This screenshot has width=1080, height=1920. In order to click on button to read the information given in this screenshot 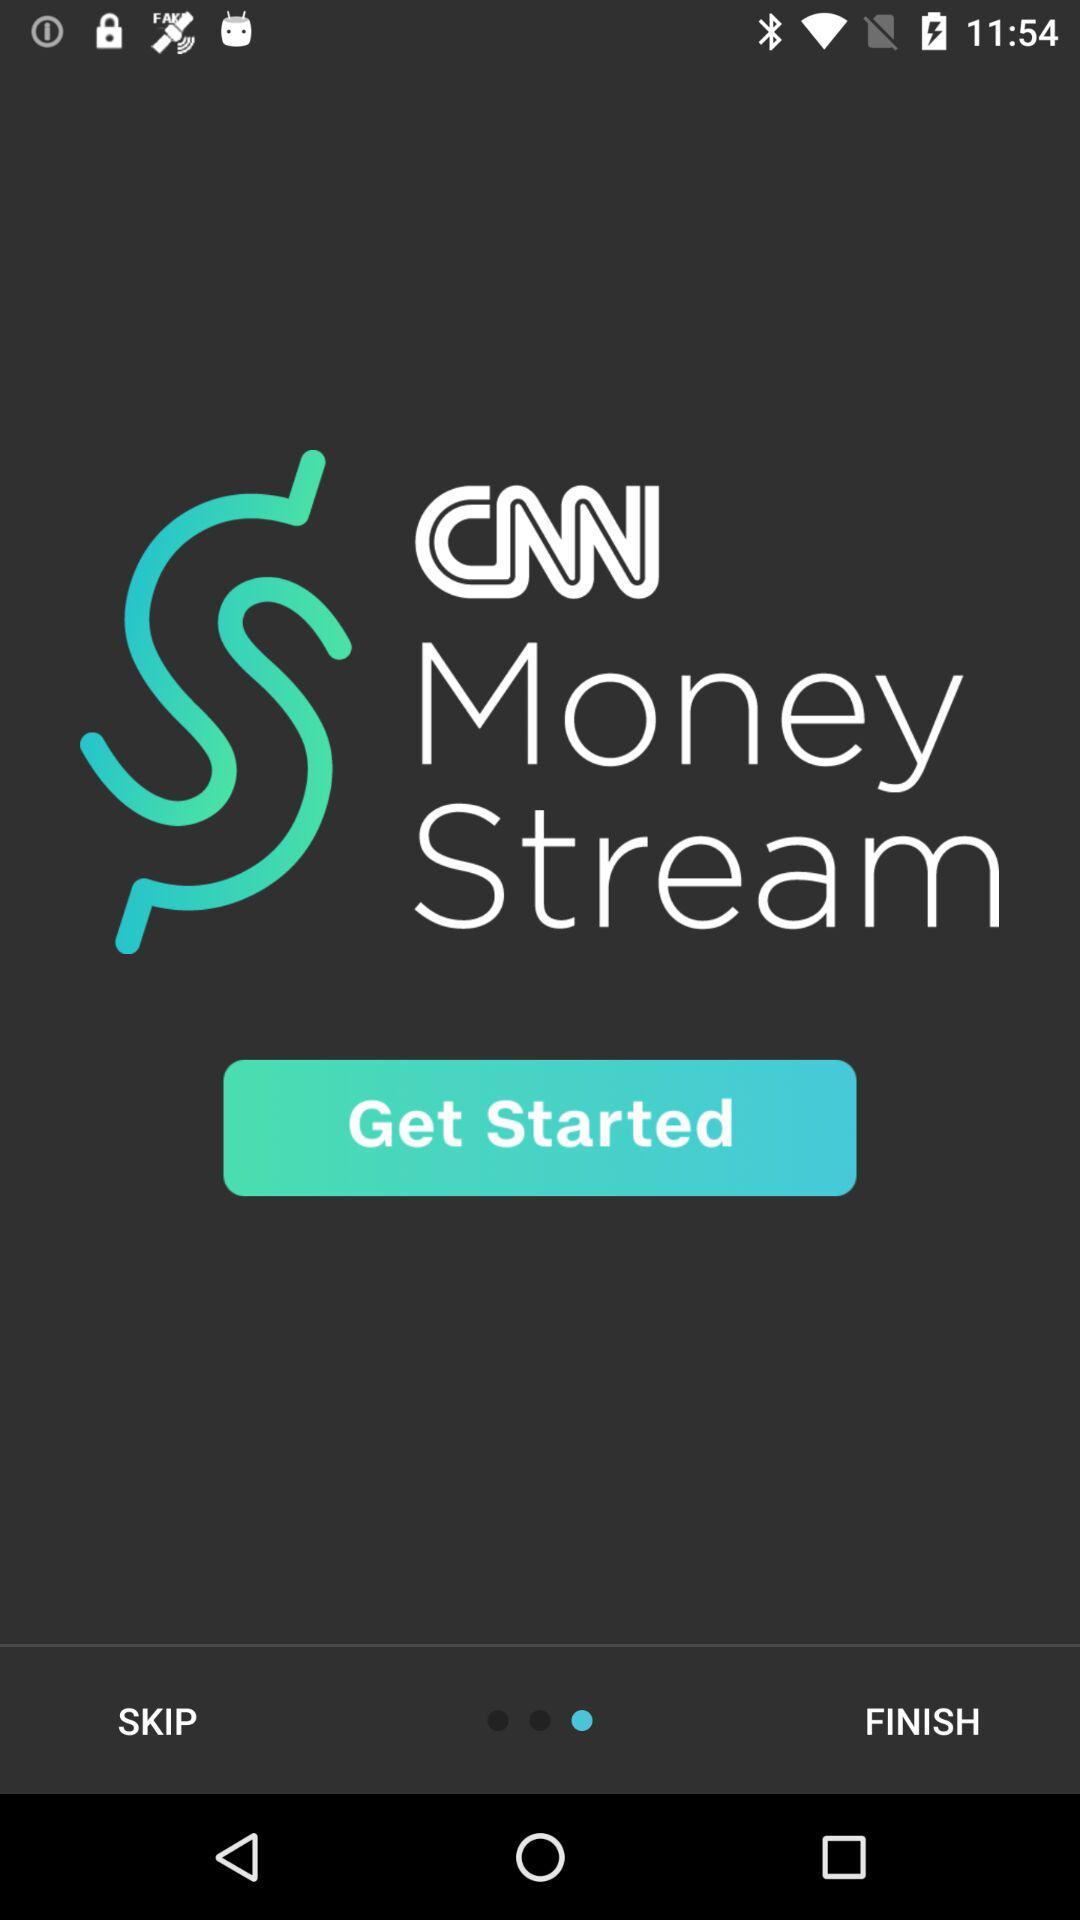, I will do `click(582, 1719)`.